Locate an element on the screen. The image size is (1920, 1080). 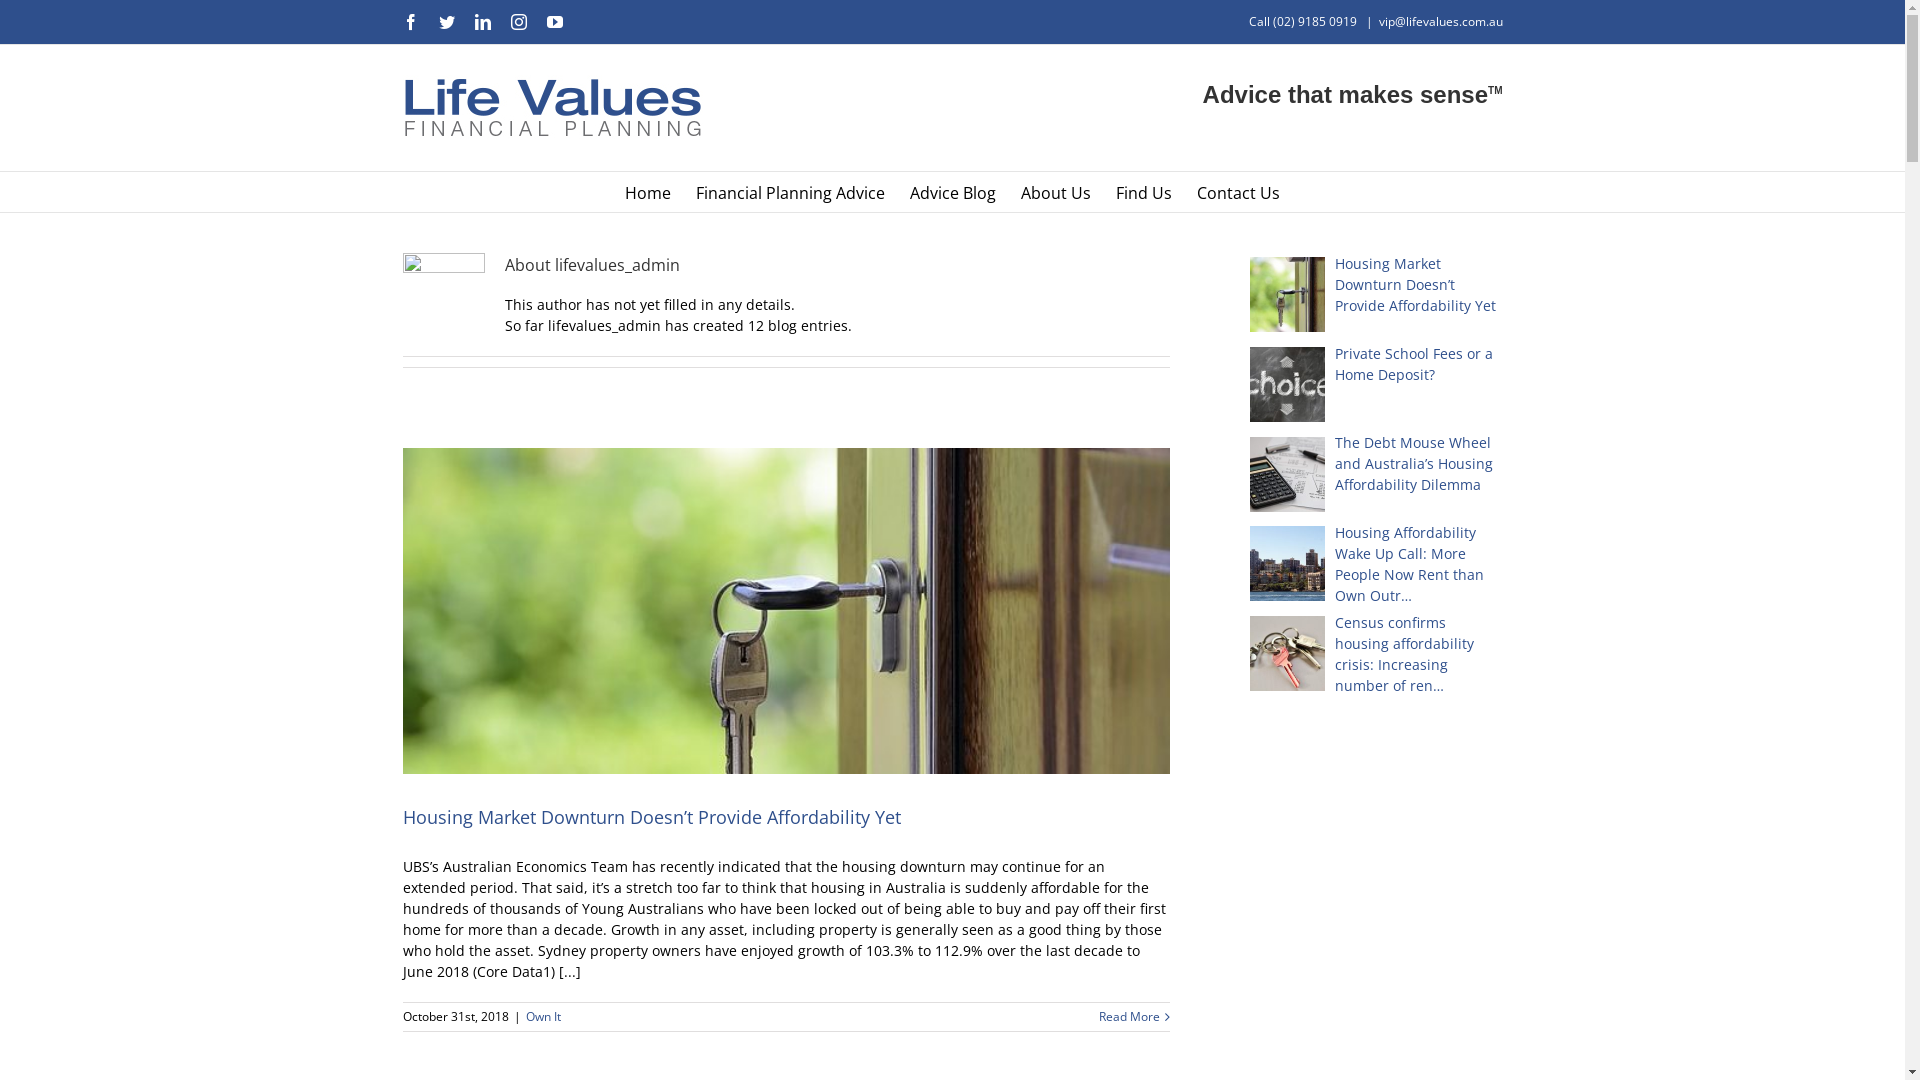
'YouTube' is located at coordinates (553, 22).